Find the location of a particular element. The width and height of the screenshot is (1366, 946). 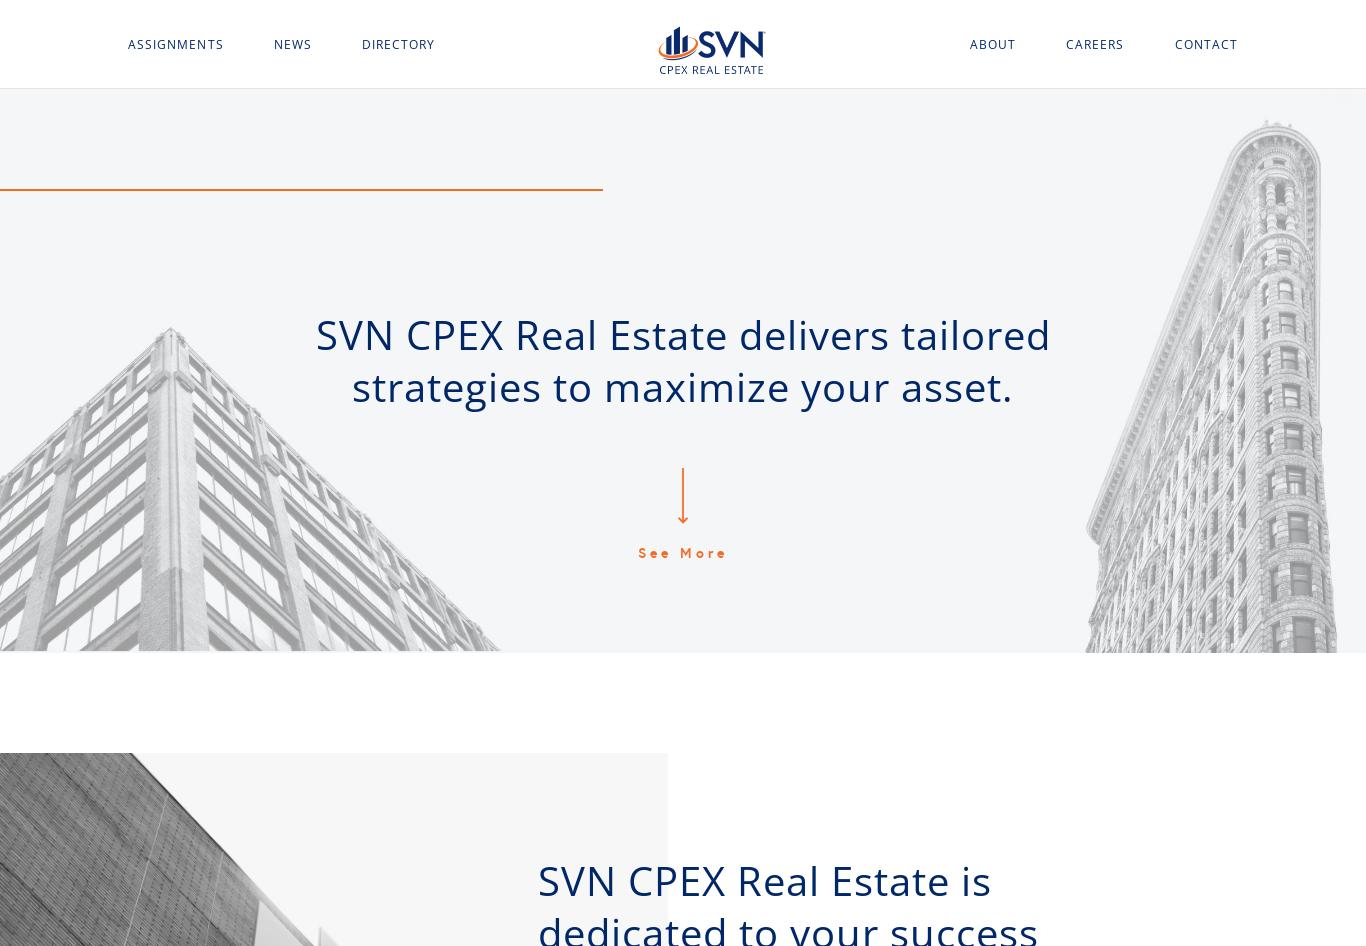

'Assignments' is located at coordinates (126, 43).